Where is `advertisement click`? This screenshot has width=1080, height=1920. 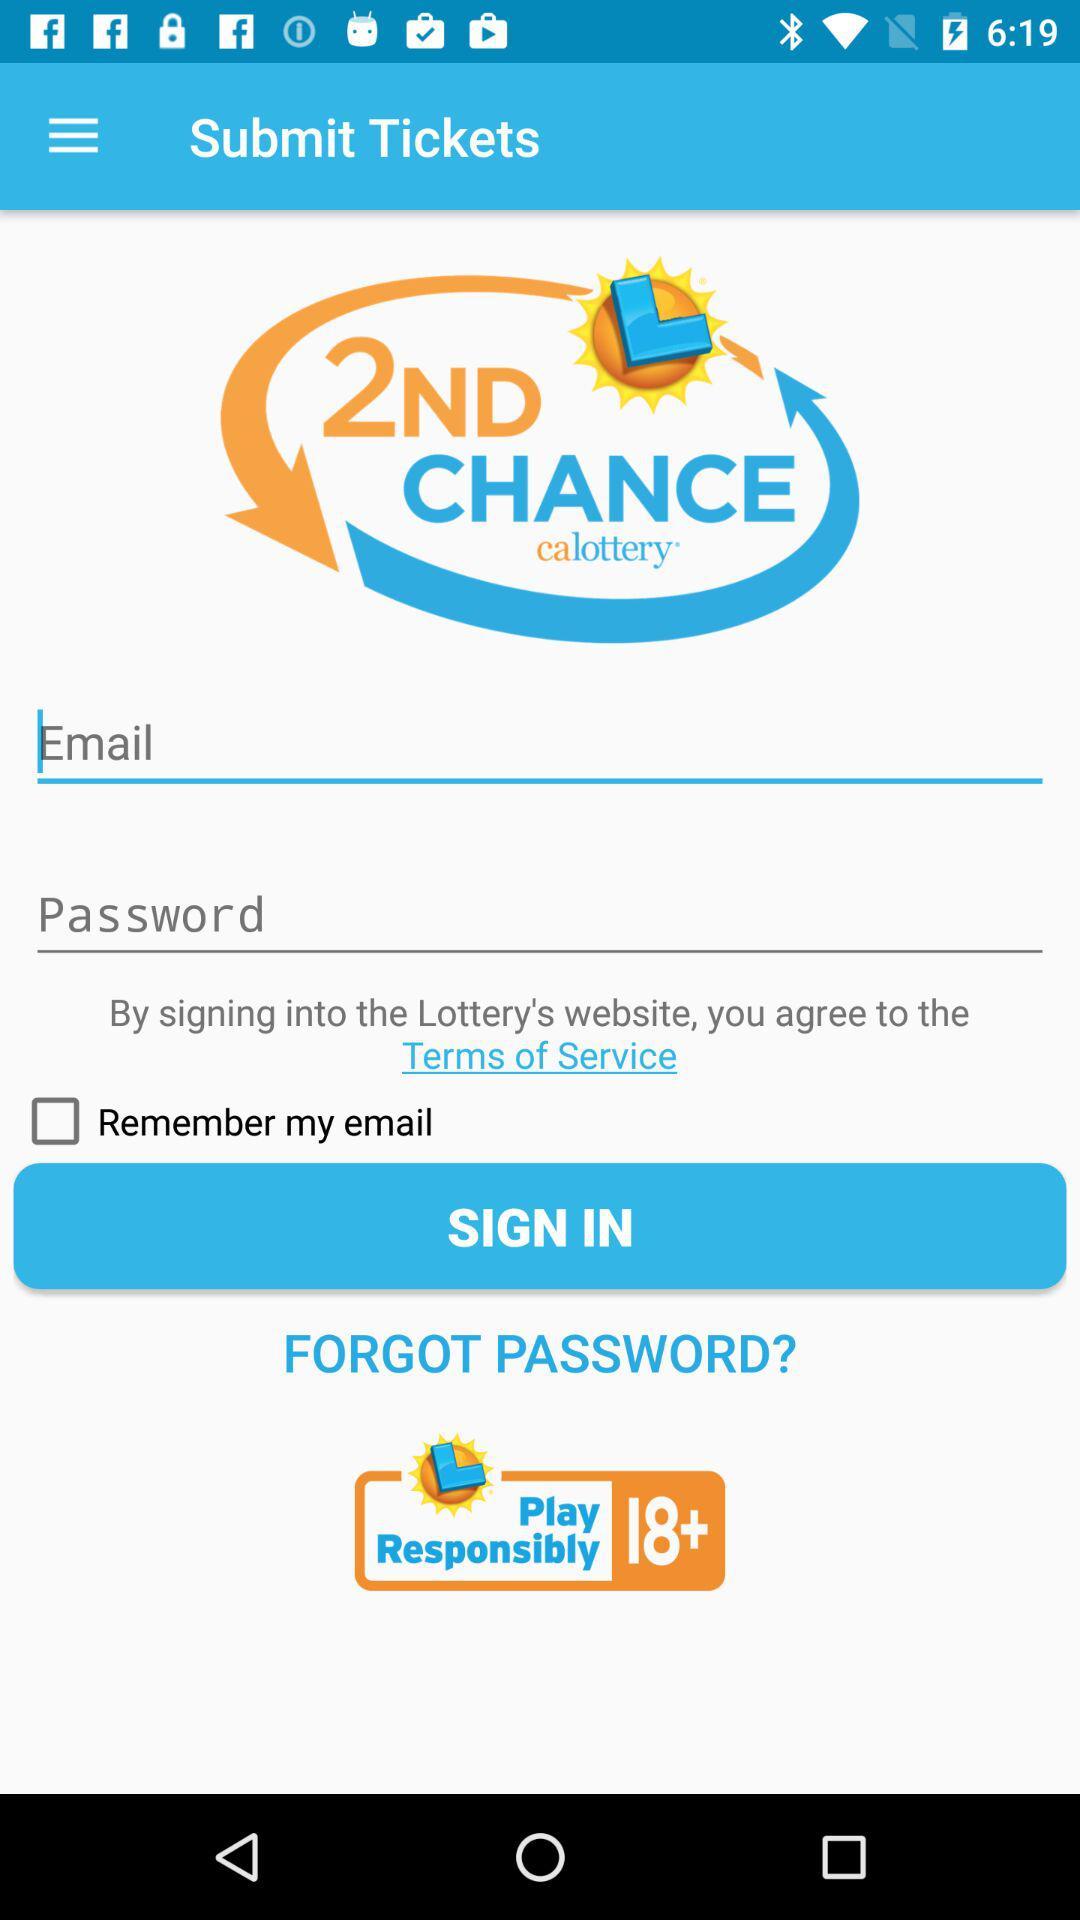
advertisement click is located at coordinates (540, 1502).